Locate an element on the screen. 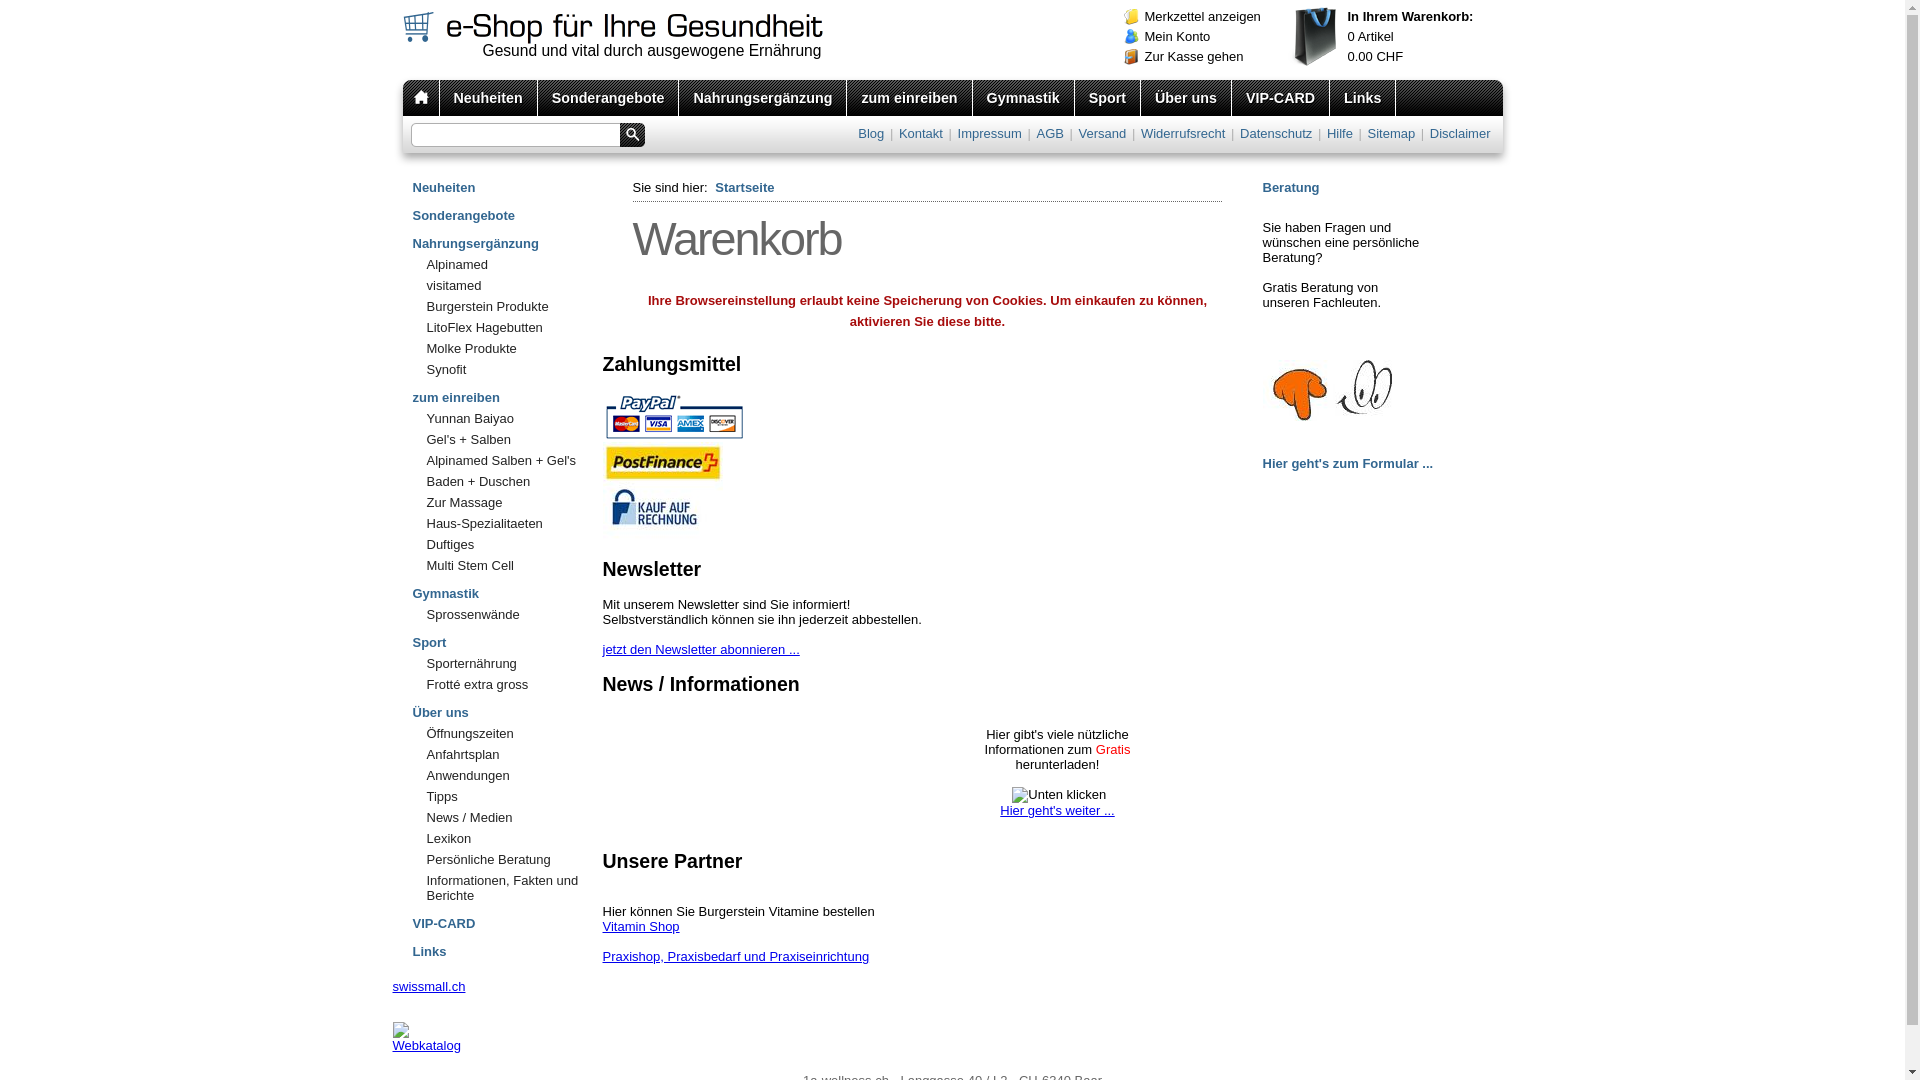  'Gel's + Salben' is located at coordinates (507, 438).